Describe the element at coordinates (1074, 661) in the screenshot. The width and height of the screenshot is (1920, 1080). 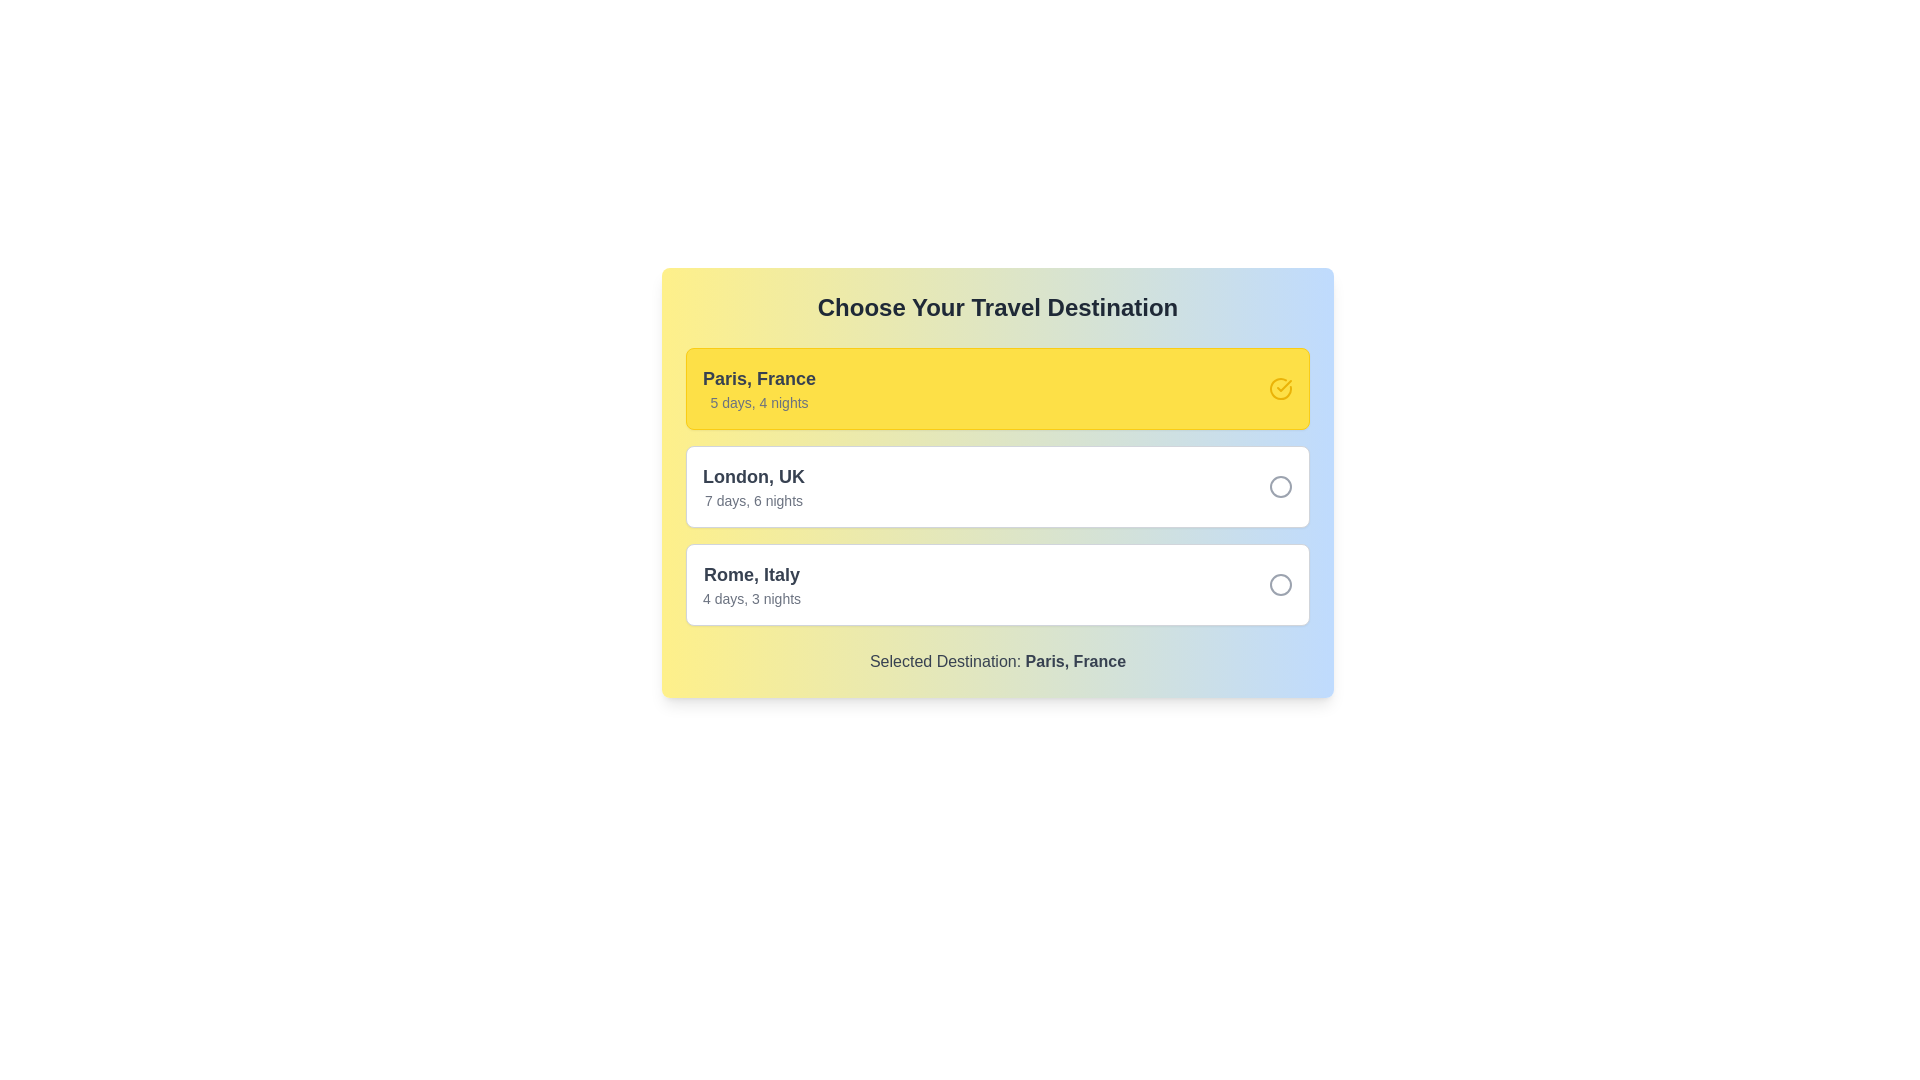
I see `the Text Label that displays the currently selected destination, located at the bottom of the interface, centered below the selection options` at that location.